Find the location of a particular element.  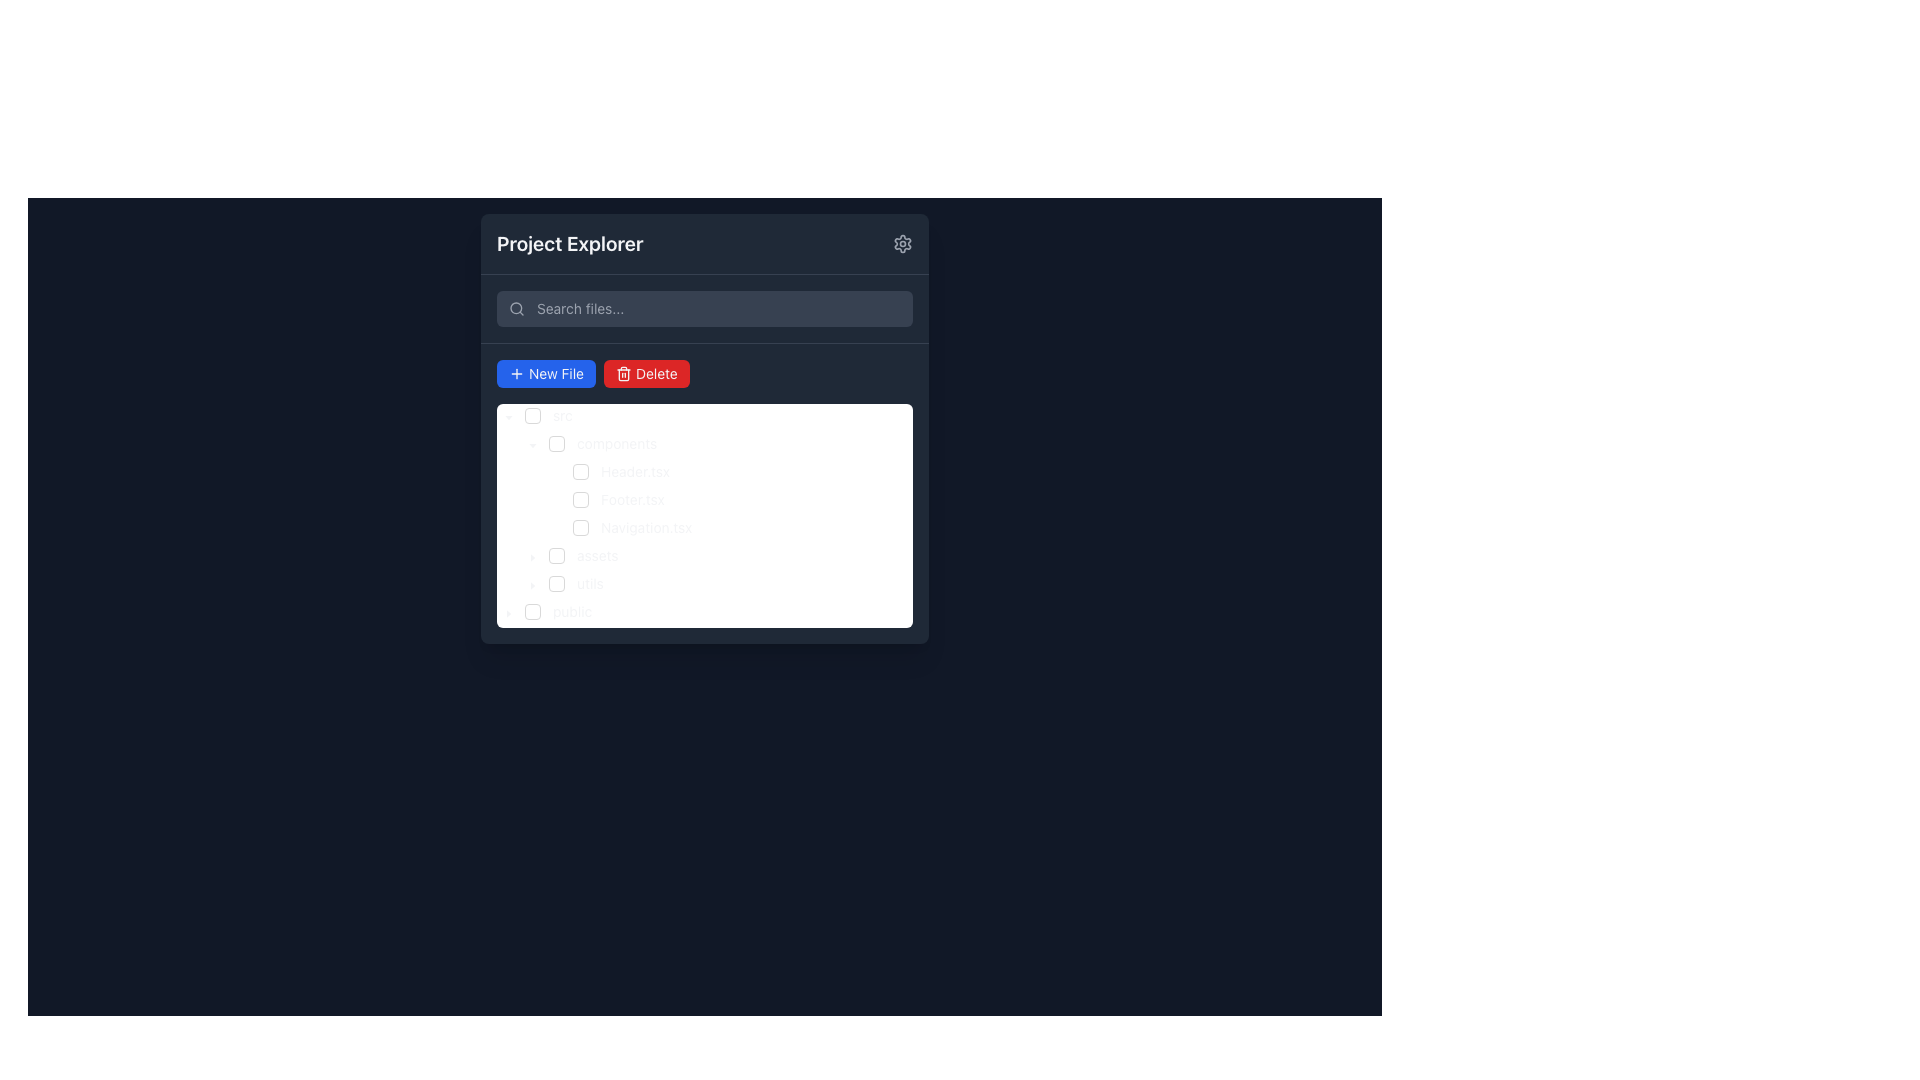

the 'Project Explorer' static text label located at the top left of the dark-themed side panel is located at coordinates (569, 242).